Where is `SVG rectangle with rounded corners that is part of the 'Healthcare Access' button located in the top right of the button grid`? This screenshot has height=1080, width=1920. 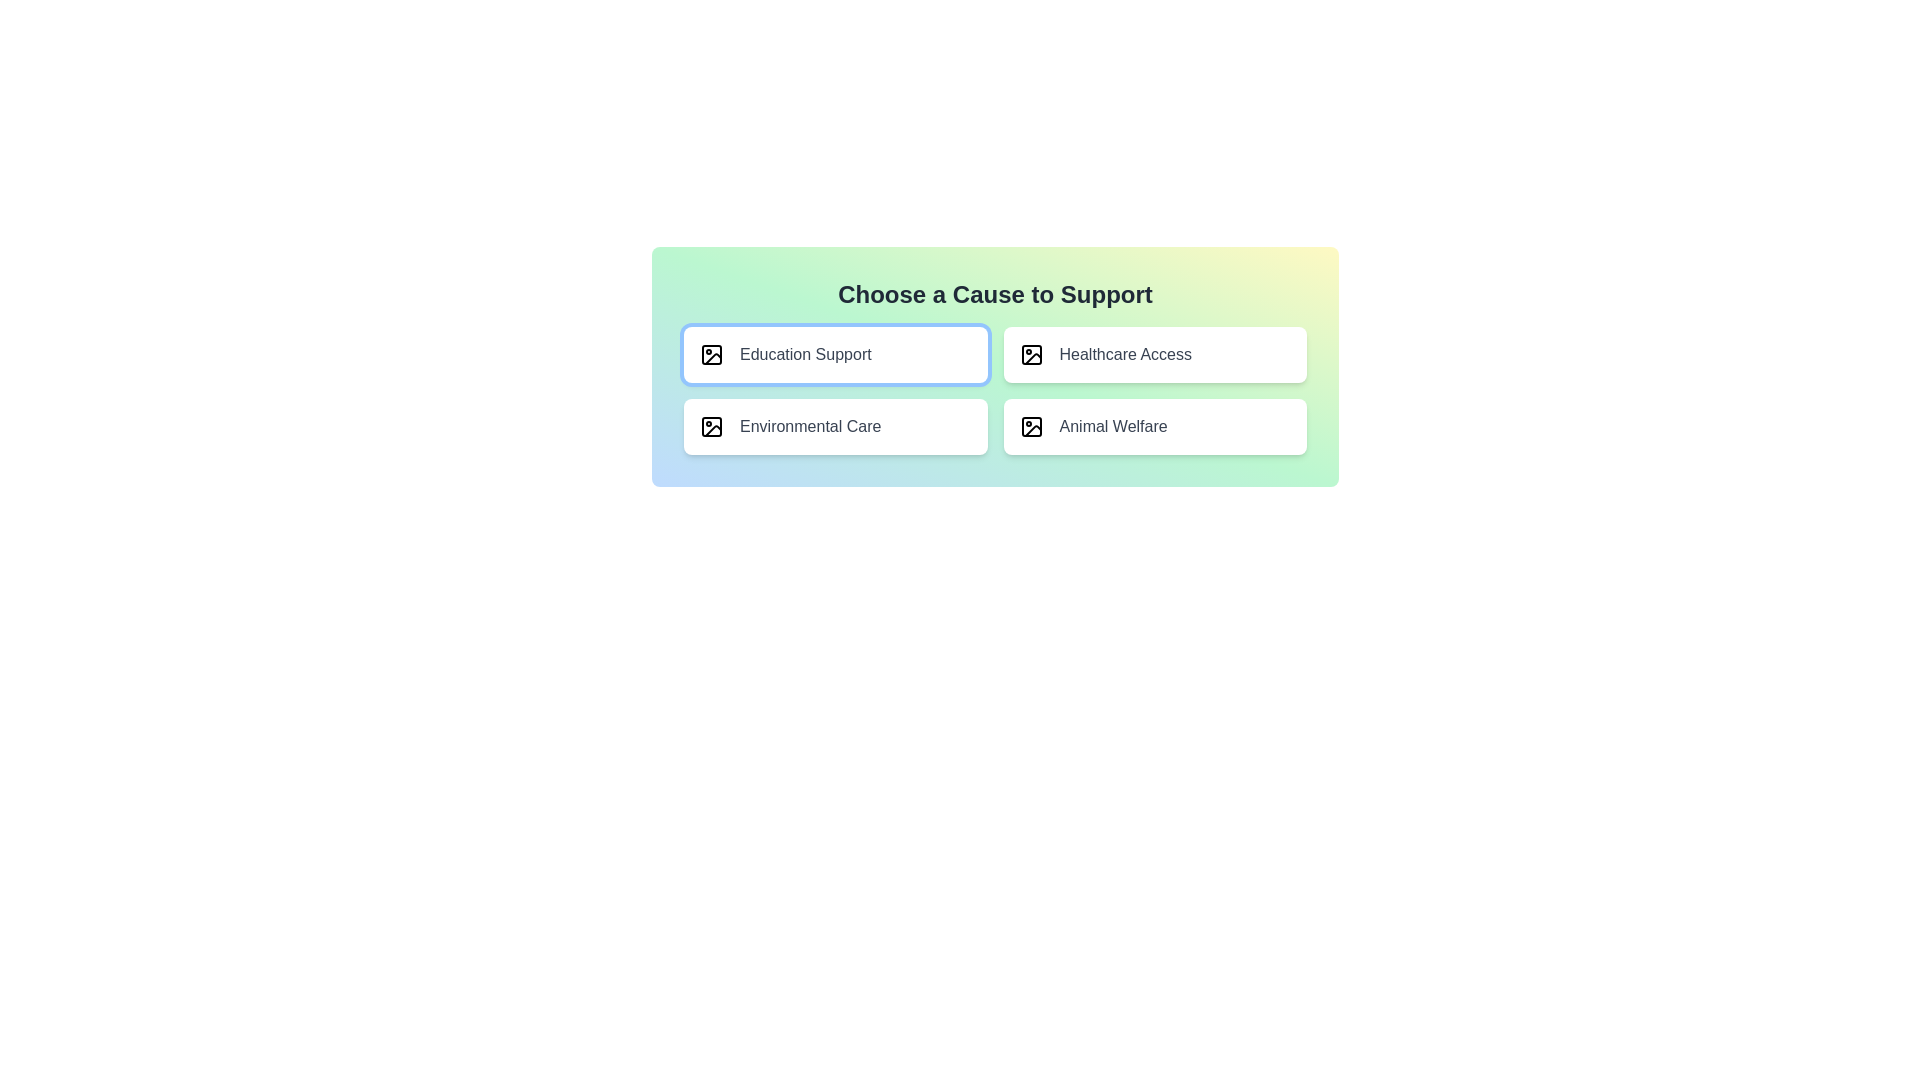 SVG rectangle with rounded corners that is part of the 'Healthcare Access' button located in the top right of the button grid is located at coordinates (1031, 353).